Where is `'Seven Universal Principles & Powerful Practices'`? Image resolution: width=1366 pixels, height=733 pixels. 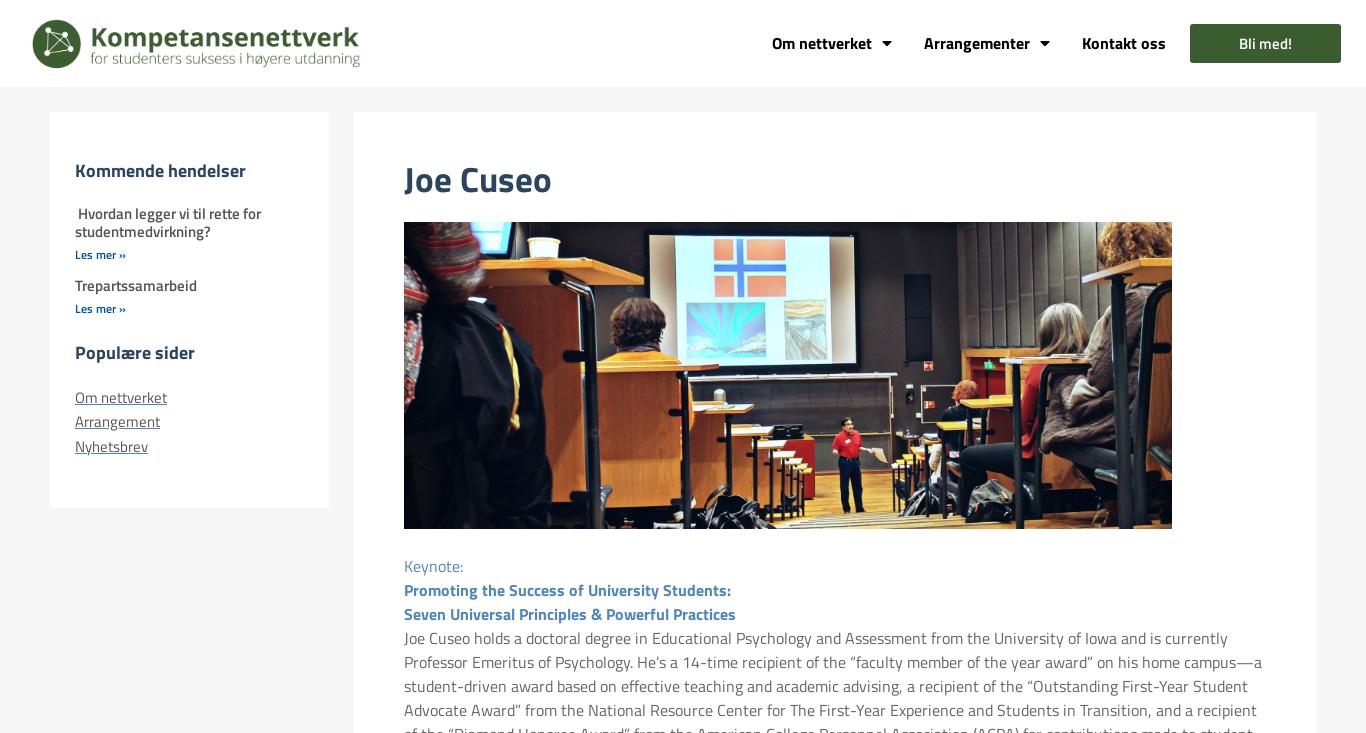
'Seven Universal Principles & Powerful Practices' is located at coordinates (569, 613).